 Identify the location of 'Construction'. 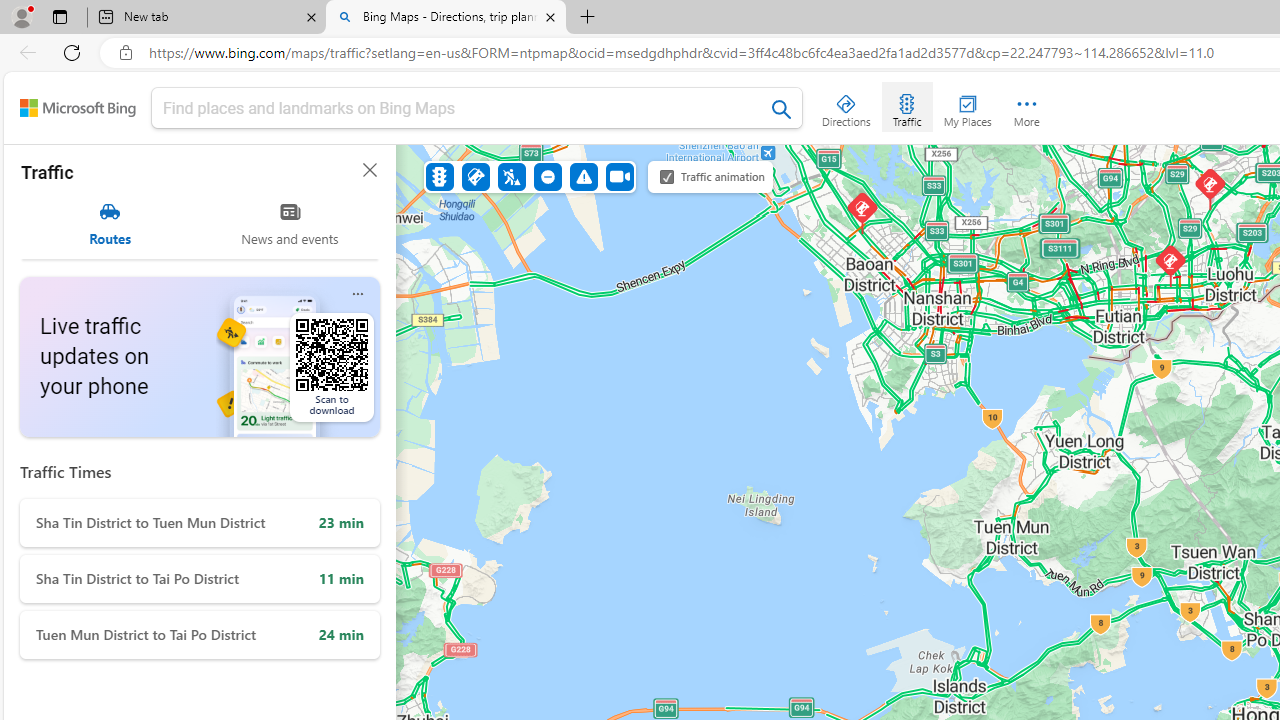
(512, 175).